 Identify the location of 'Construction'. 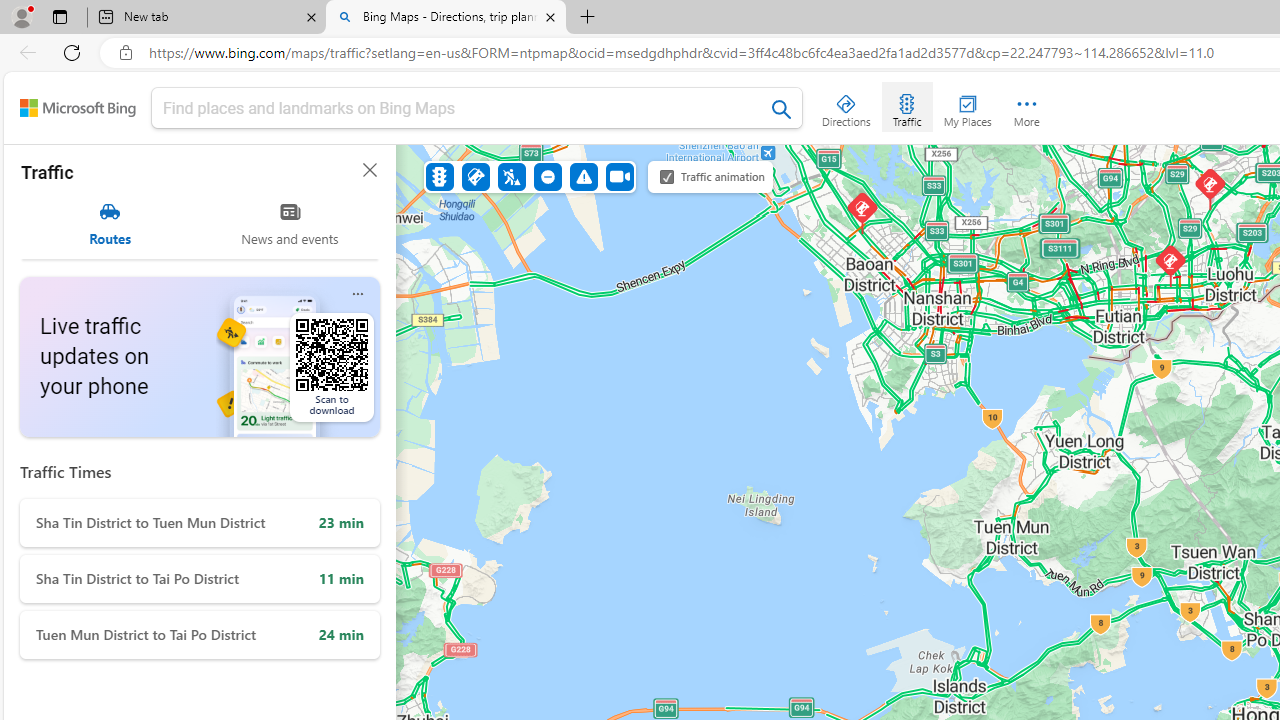
(512, 175).